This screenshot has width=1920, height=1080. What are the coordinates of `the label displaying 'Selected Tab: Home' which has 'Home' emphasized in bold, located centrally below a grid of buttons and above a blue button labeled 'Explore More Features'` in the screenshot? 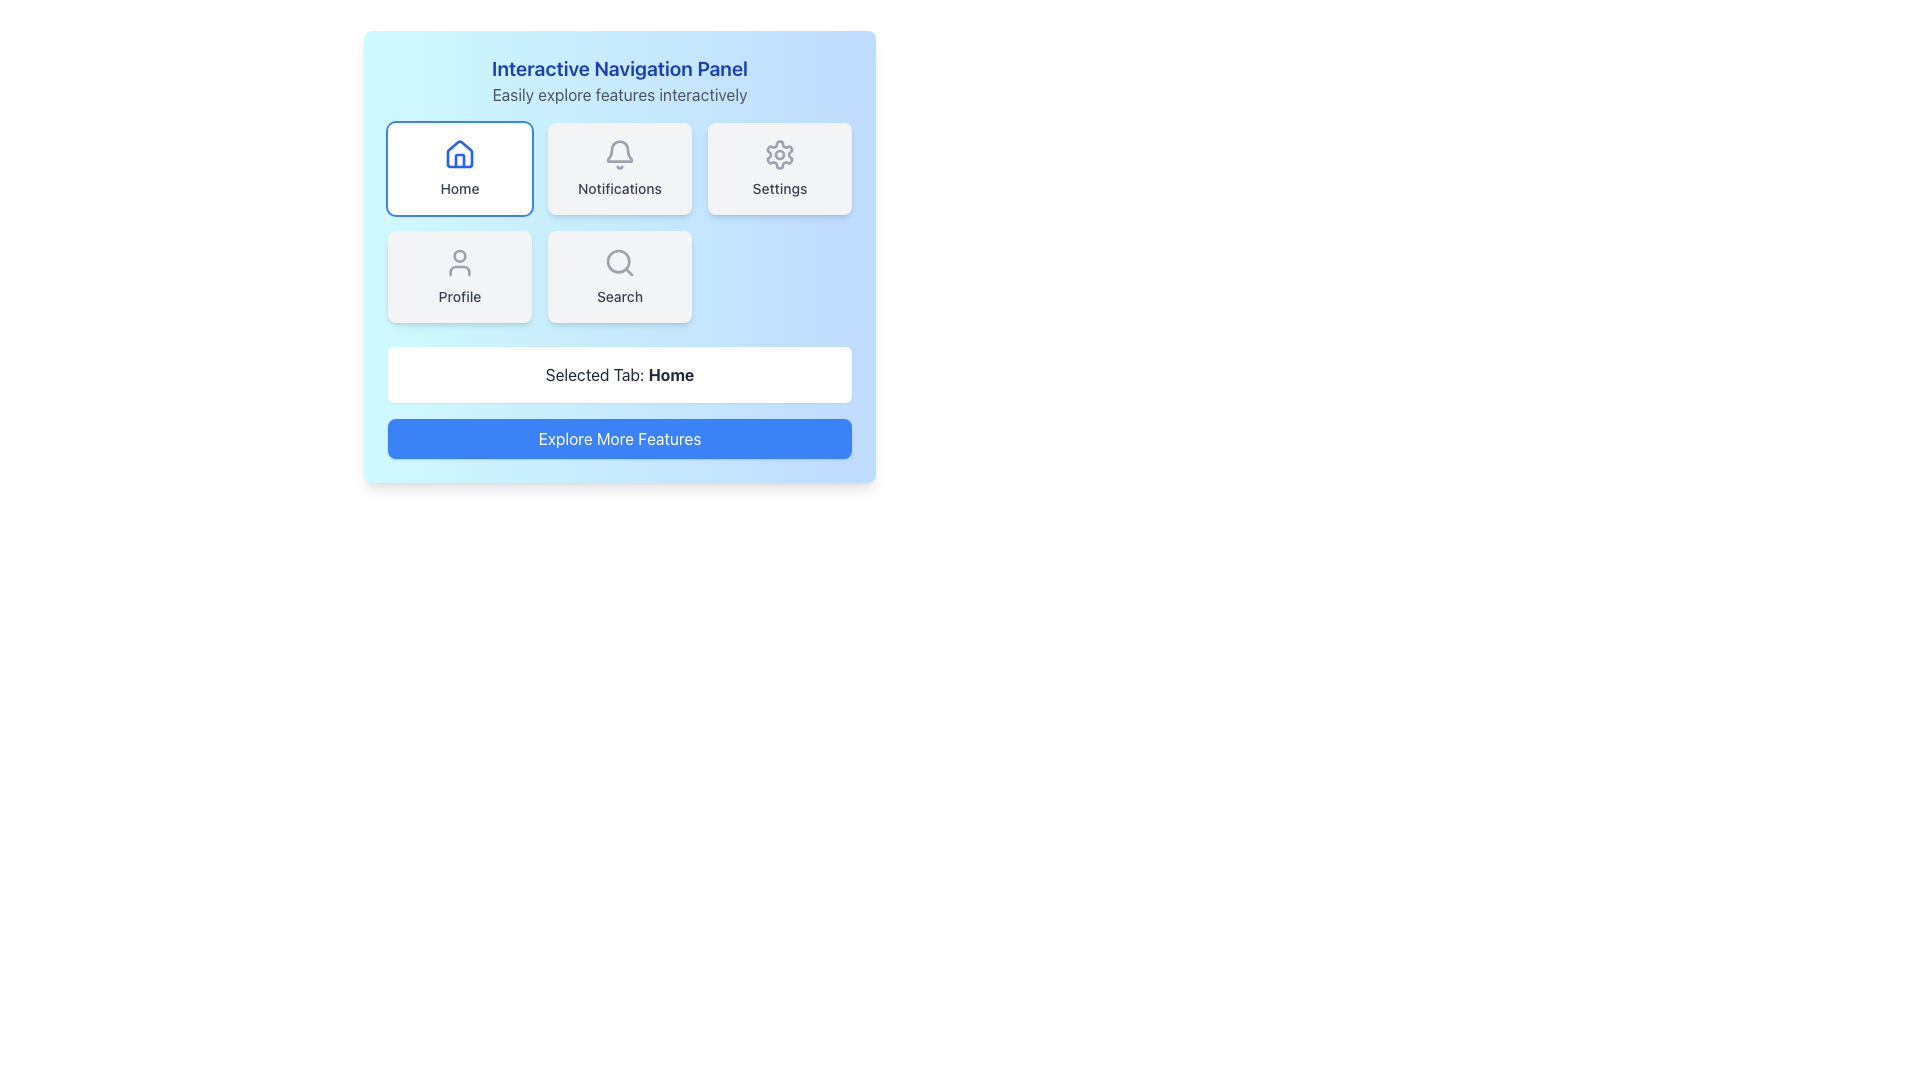 It's located at (618, 374).